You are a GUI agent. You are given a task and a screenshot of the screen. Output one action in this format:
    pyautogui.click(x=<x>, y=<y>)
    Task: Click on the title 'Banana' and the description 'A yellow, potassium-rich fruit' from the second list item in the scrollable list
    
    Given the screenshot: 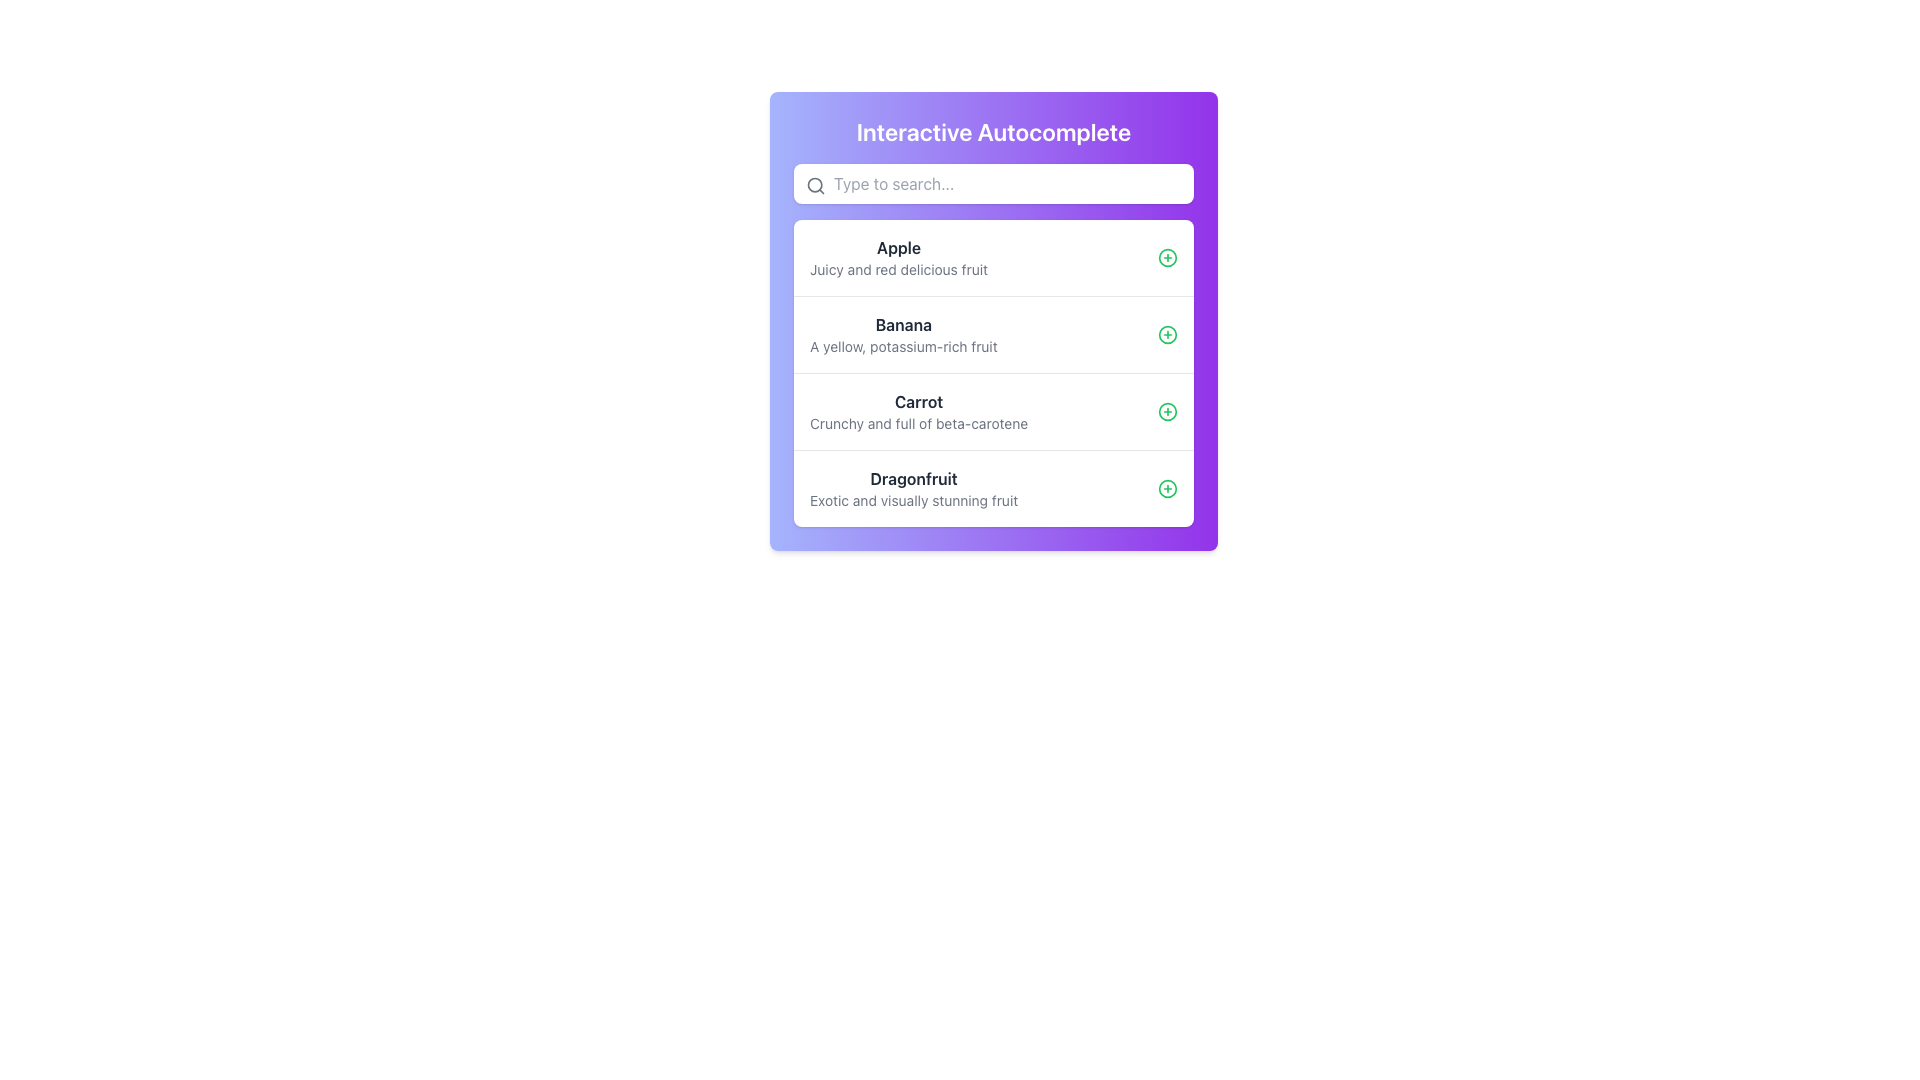 What is the action you would take?
    pyautogui.click(x=902, y=334)
    